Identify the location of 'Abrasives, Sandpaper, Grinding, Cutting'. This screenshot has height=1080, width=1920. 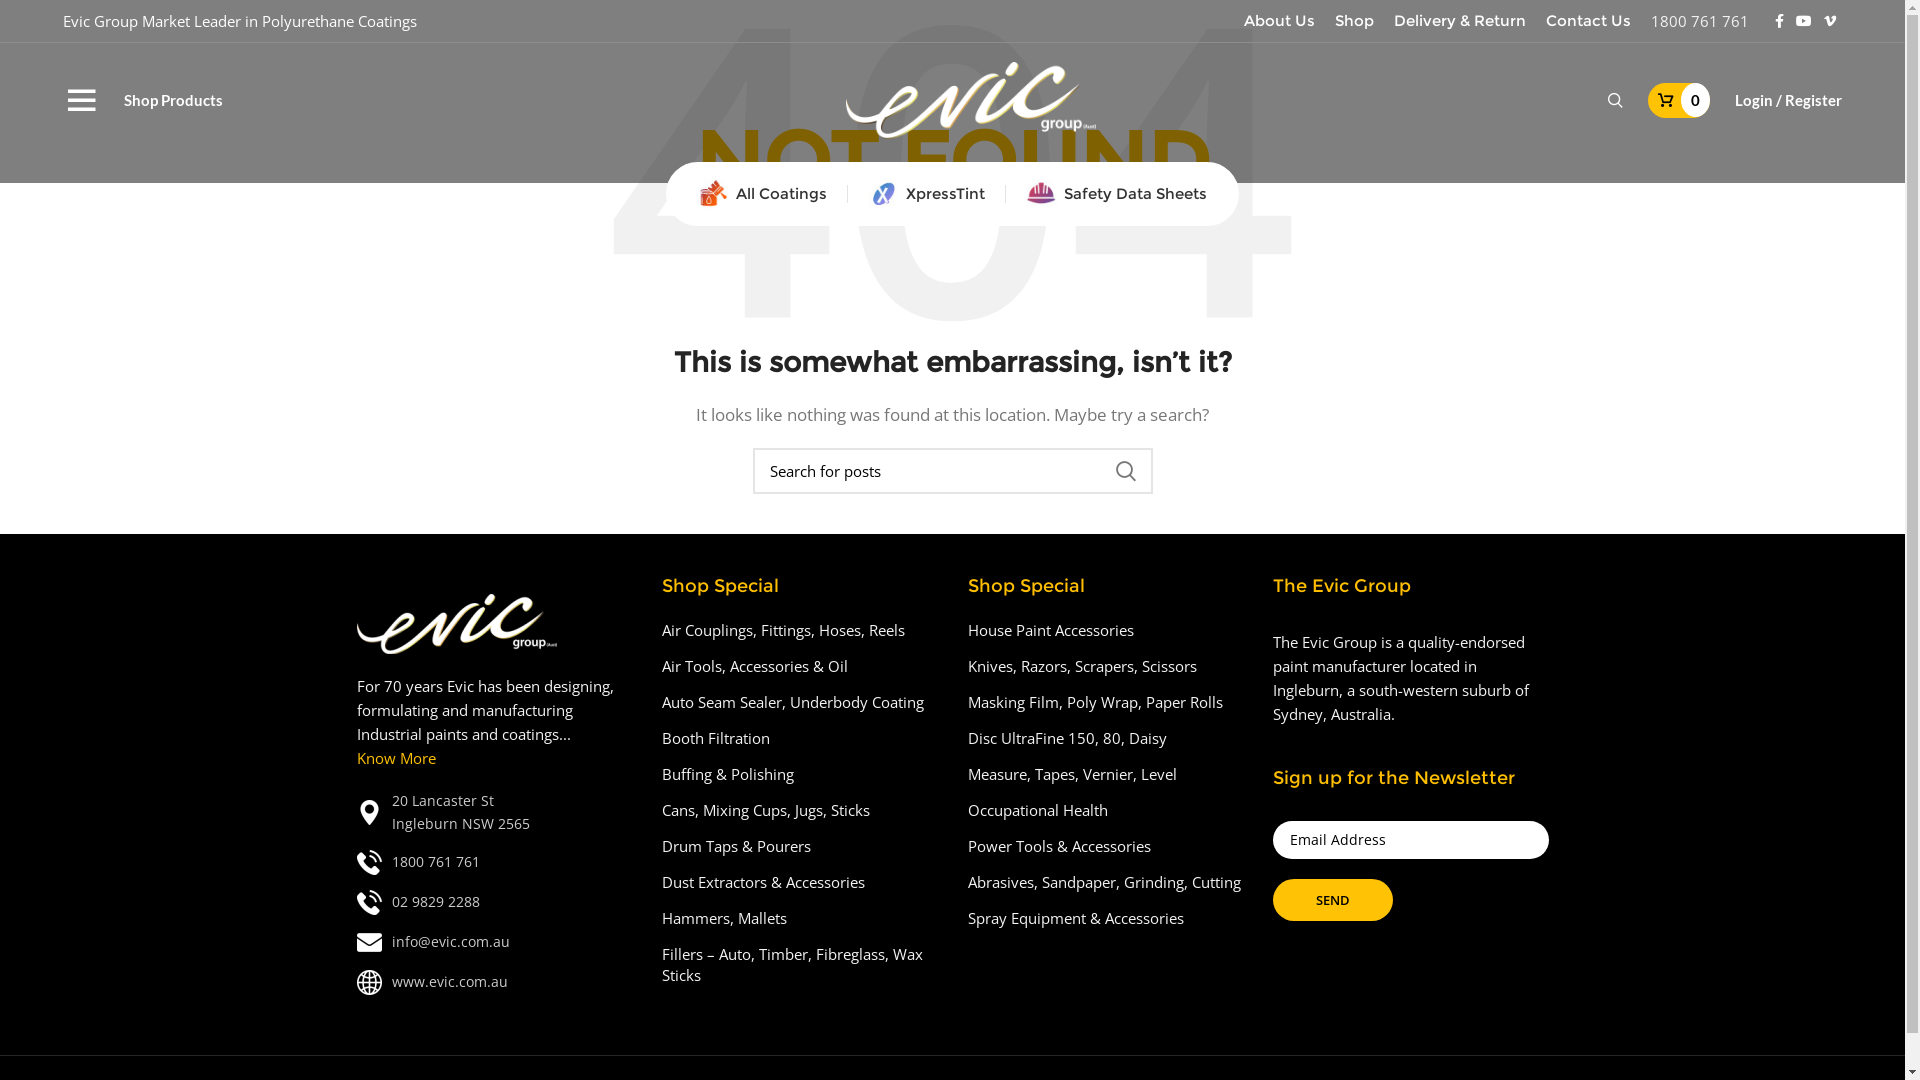
(1104, 881).